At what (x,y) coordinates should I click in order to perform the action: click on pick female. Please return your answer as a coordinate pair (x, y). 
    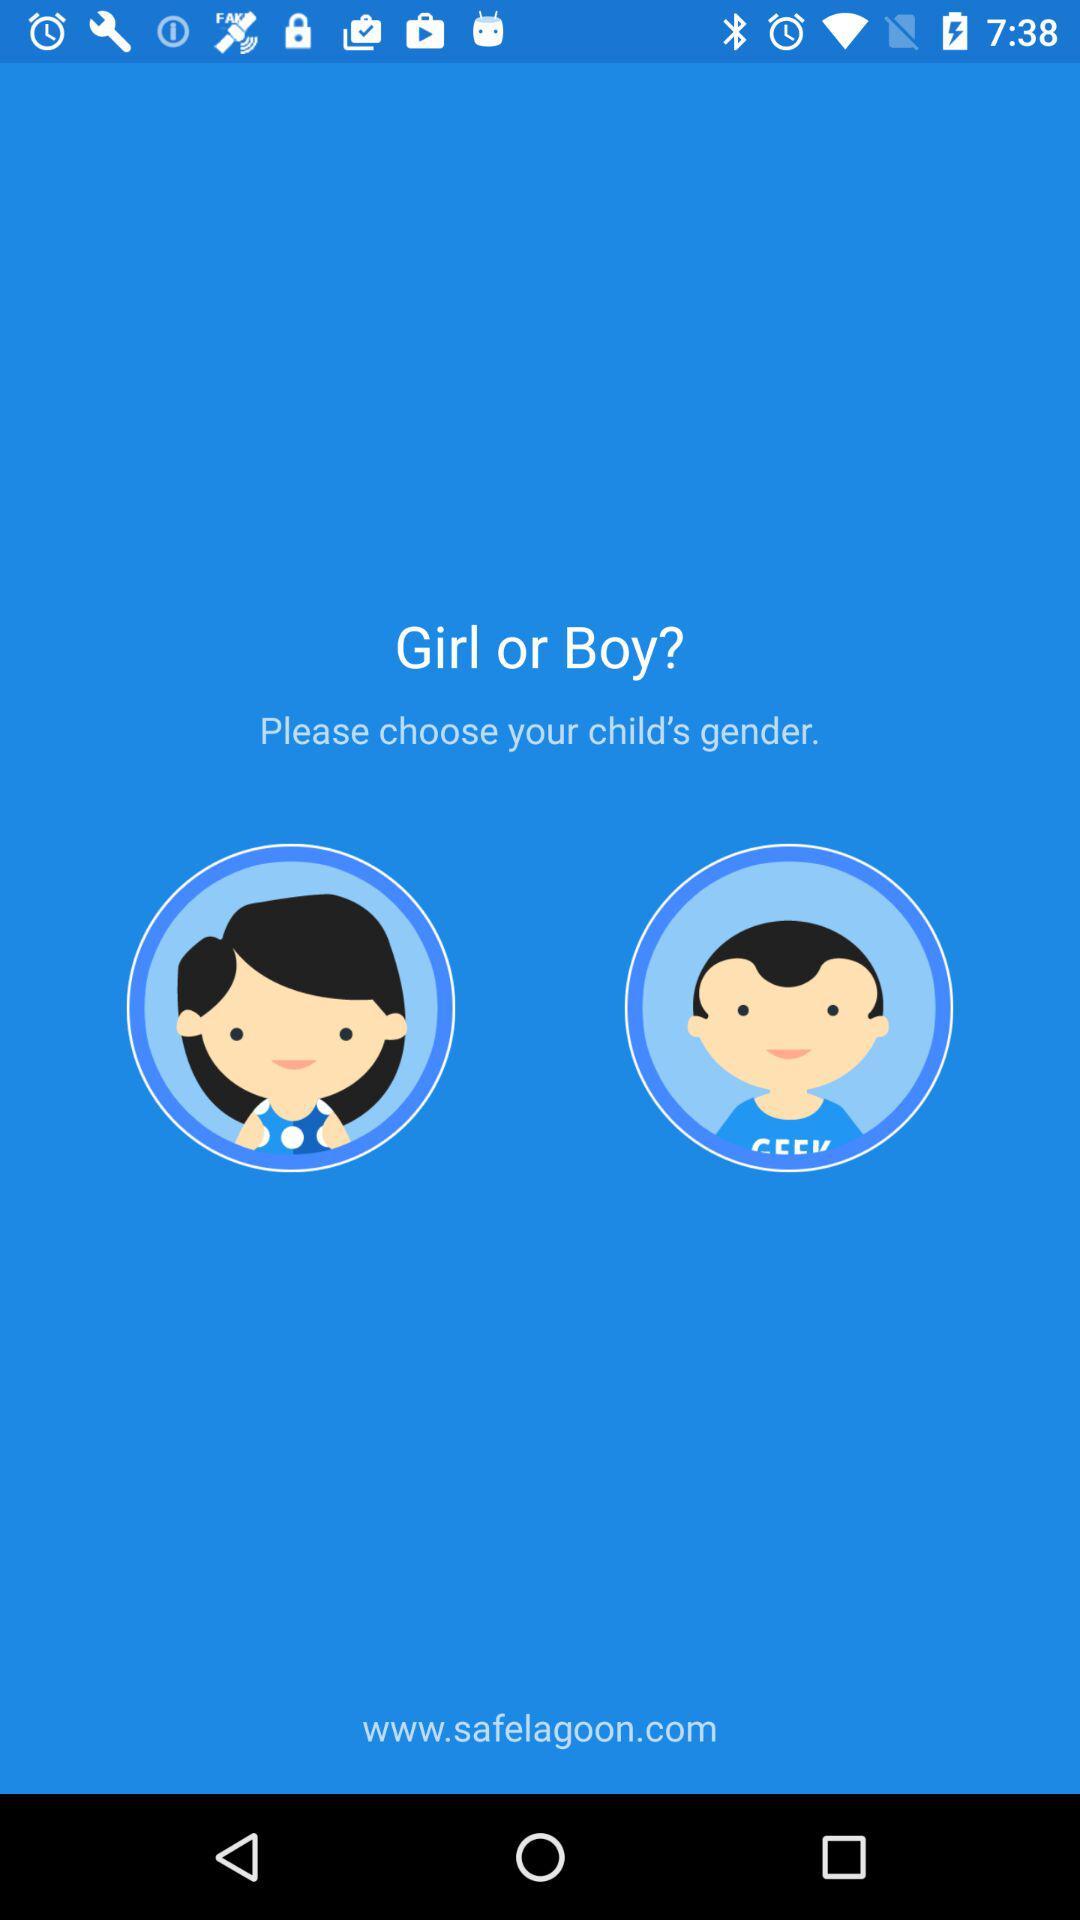
    Looking at the image, I should click on (290, 1009).